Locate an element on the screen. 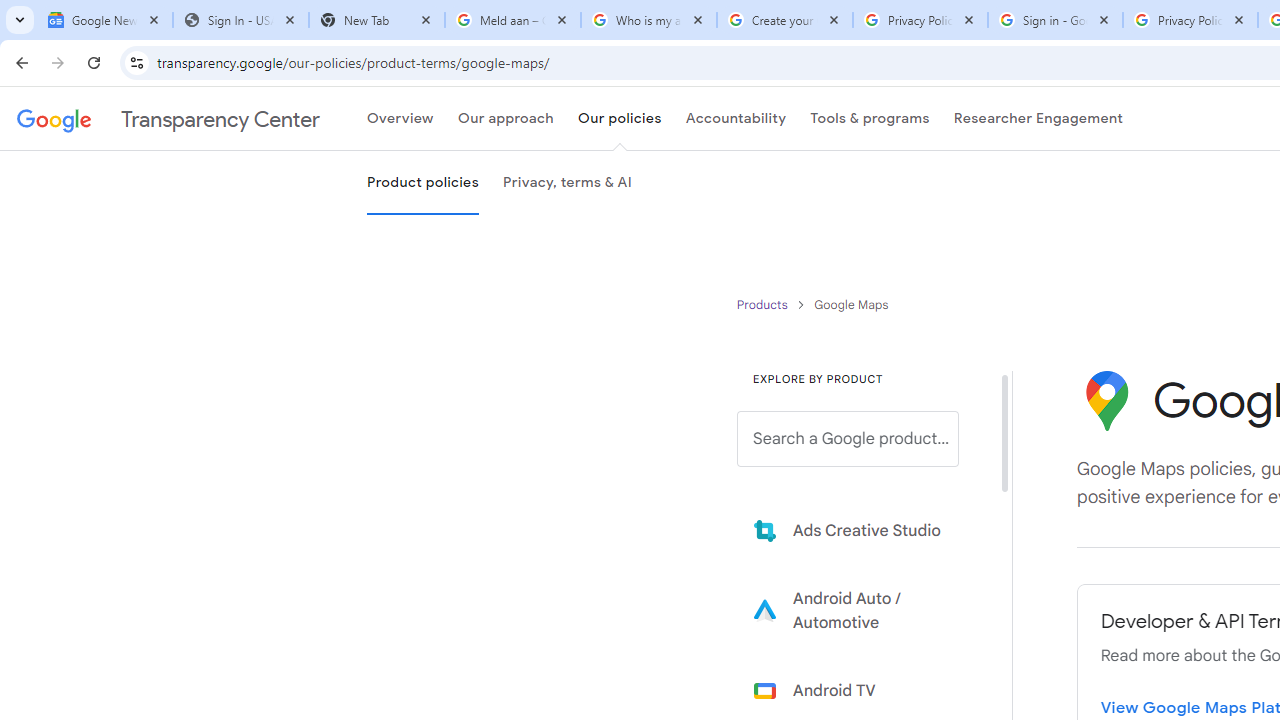  'Tools & programs' is located at coordinates (869, 119).